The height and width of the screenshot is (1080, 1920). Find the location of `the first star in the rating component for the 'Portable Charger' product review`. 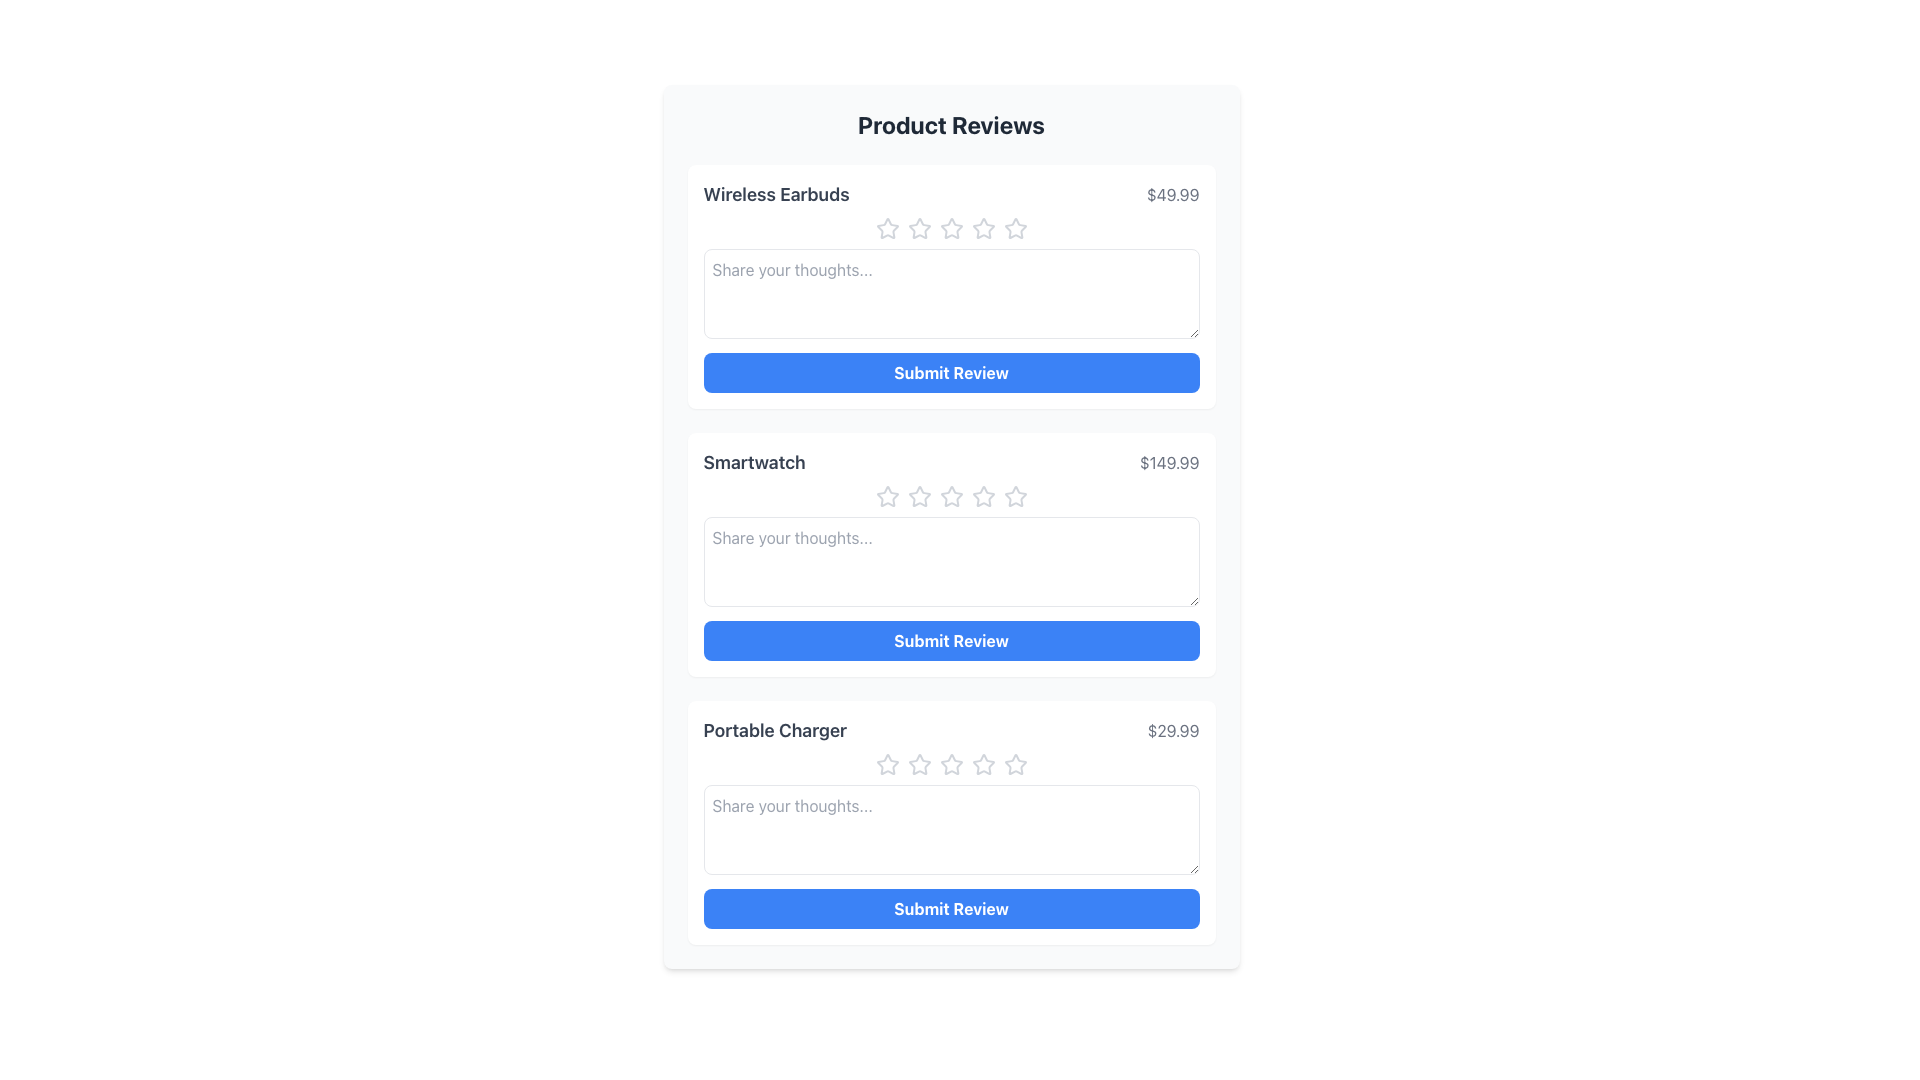

the first star in the rating component for the 'Portable Charger' product review is located at coordinates (886, 764).